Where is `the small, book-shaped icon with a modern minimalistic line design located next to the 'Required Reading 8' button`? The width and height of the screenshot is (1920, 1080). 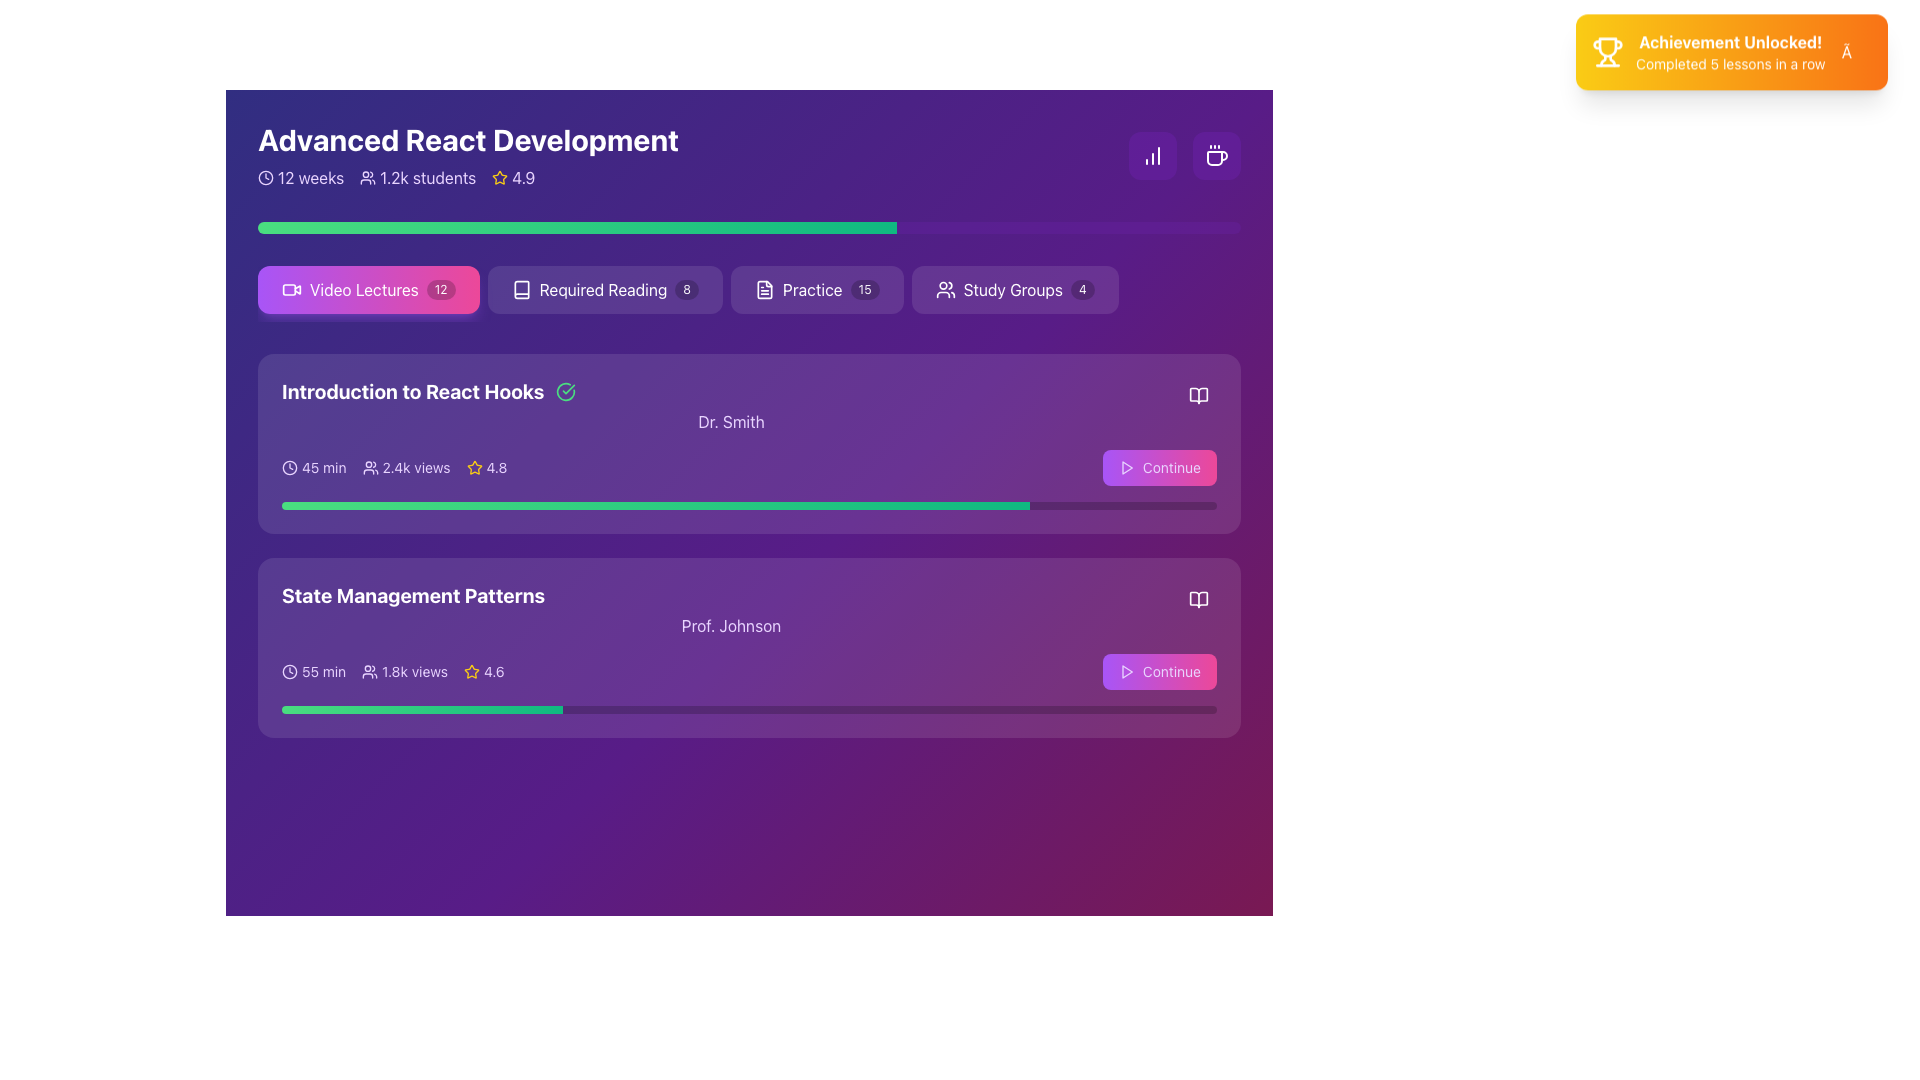 the small, book-shaped icon with a modern minimalistic line design located next to the 'Required Reading 8' button is located at coordinates (521, 289).